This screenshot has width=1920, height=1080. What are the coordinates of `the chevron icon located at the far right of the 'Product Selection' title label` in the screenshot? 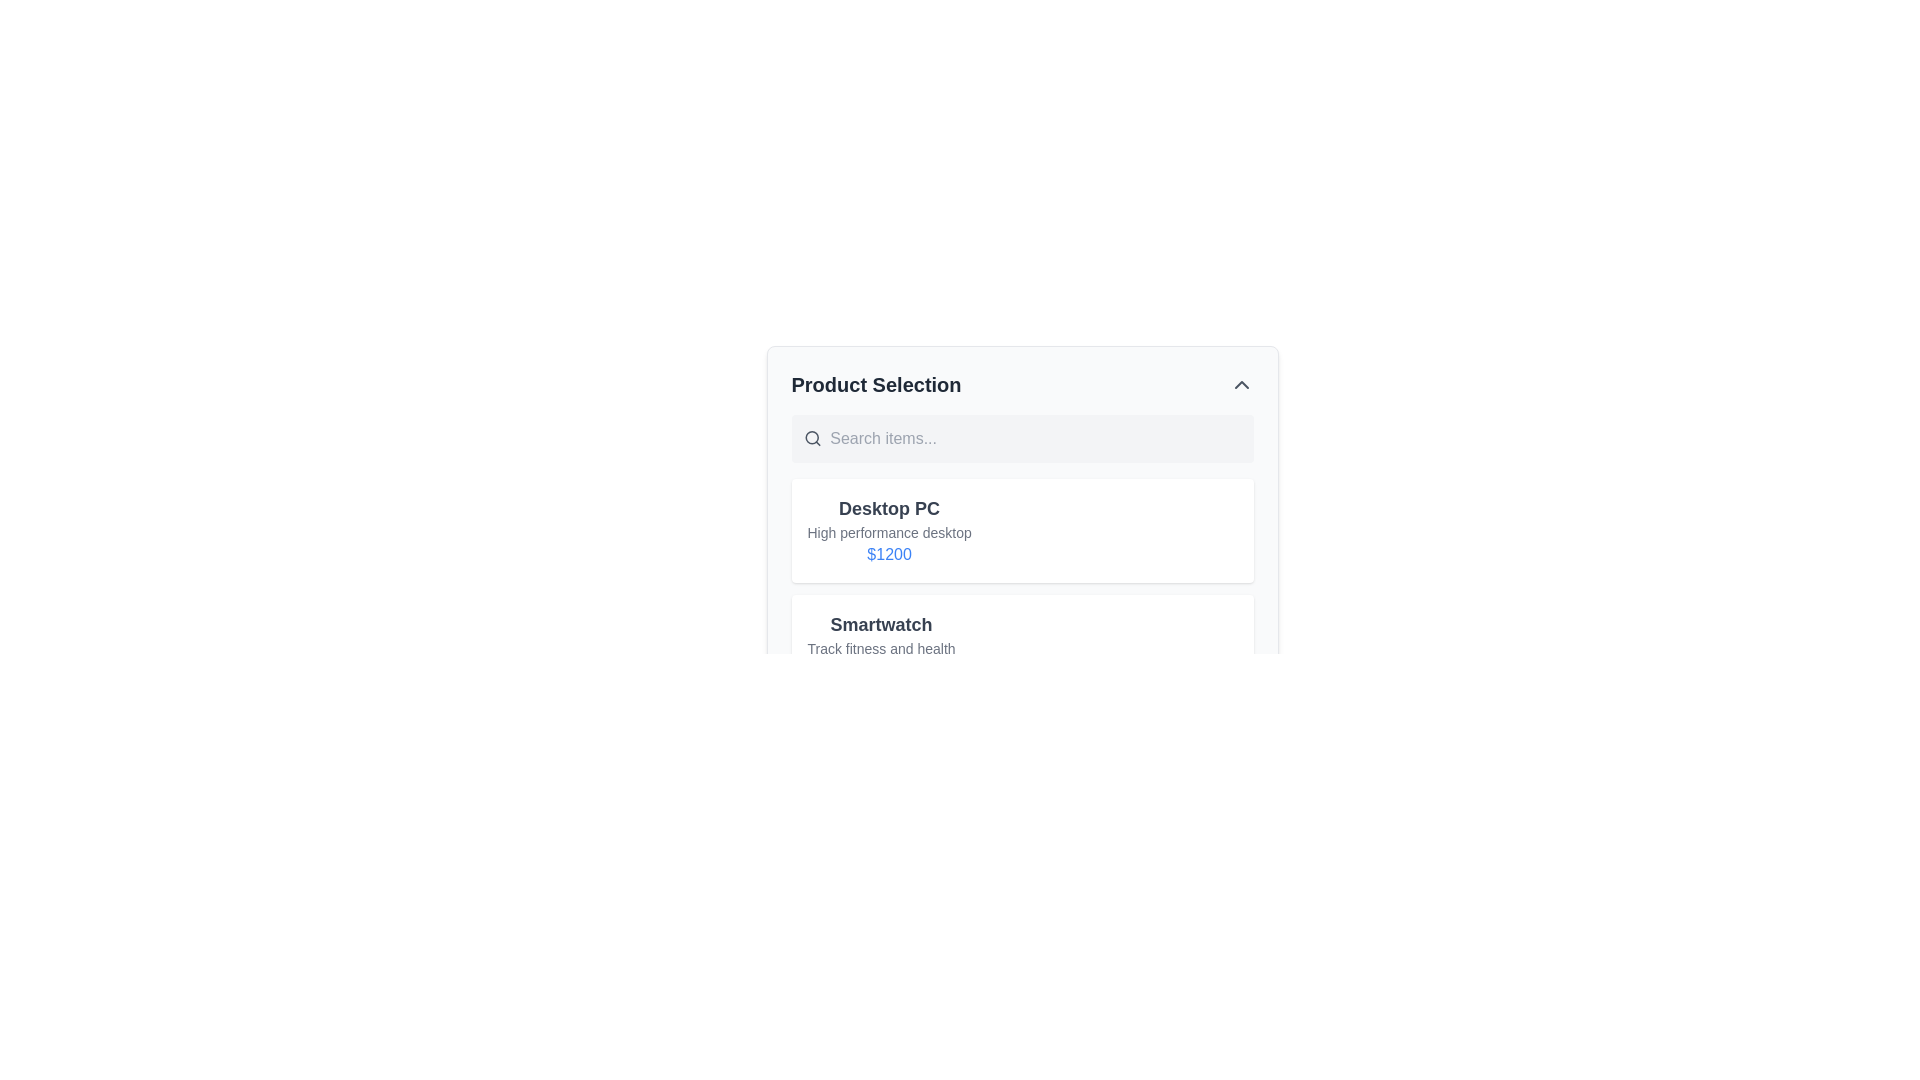 It's located at (1240, 385).